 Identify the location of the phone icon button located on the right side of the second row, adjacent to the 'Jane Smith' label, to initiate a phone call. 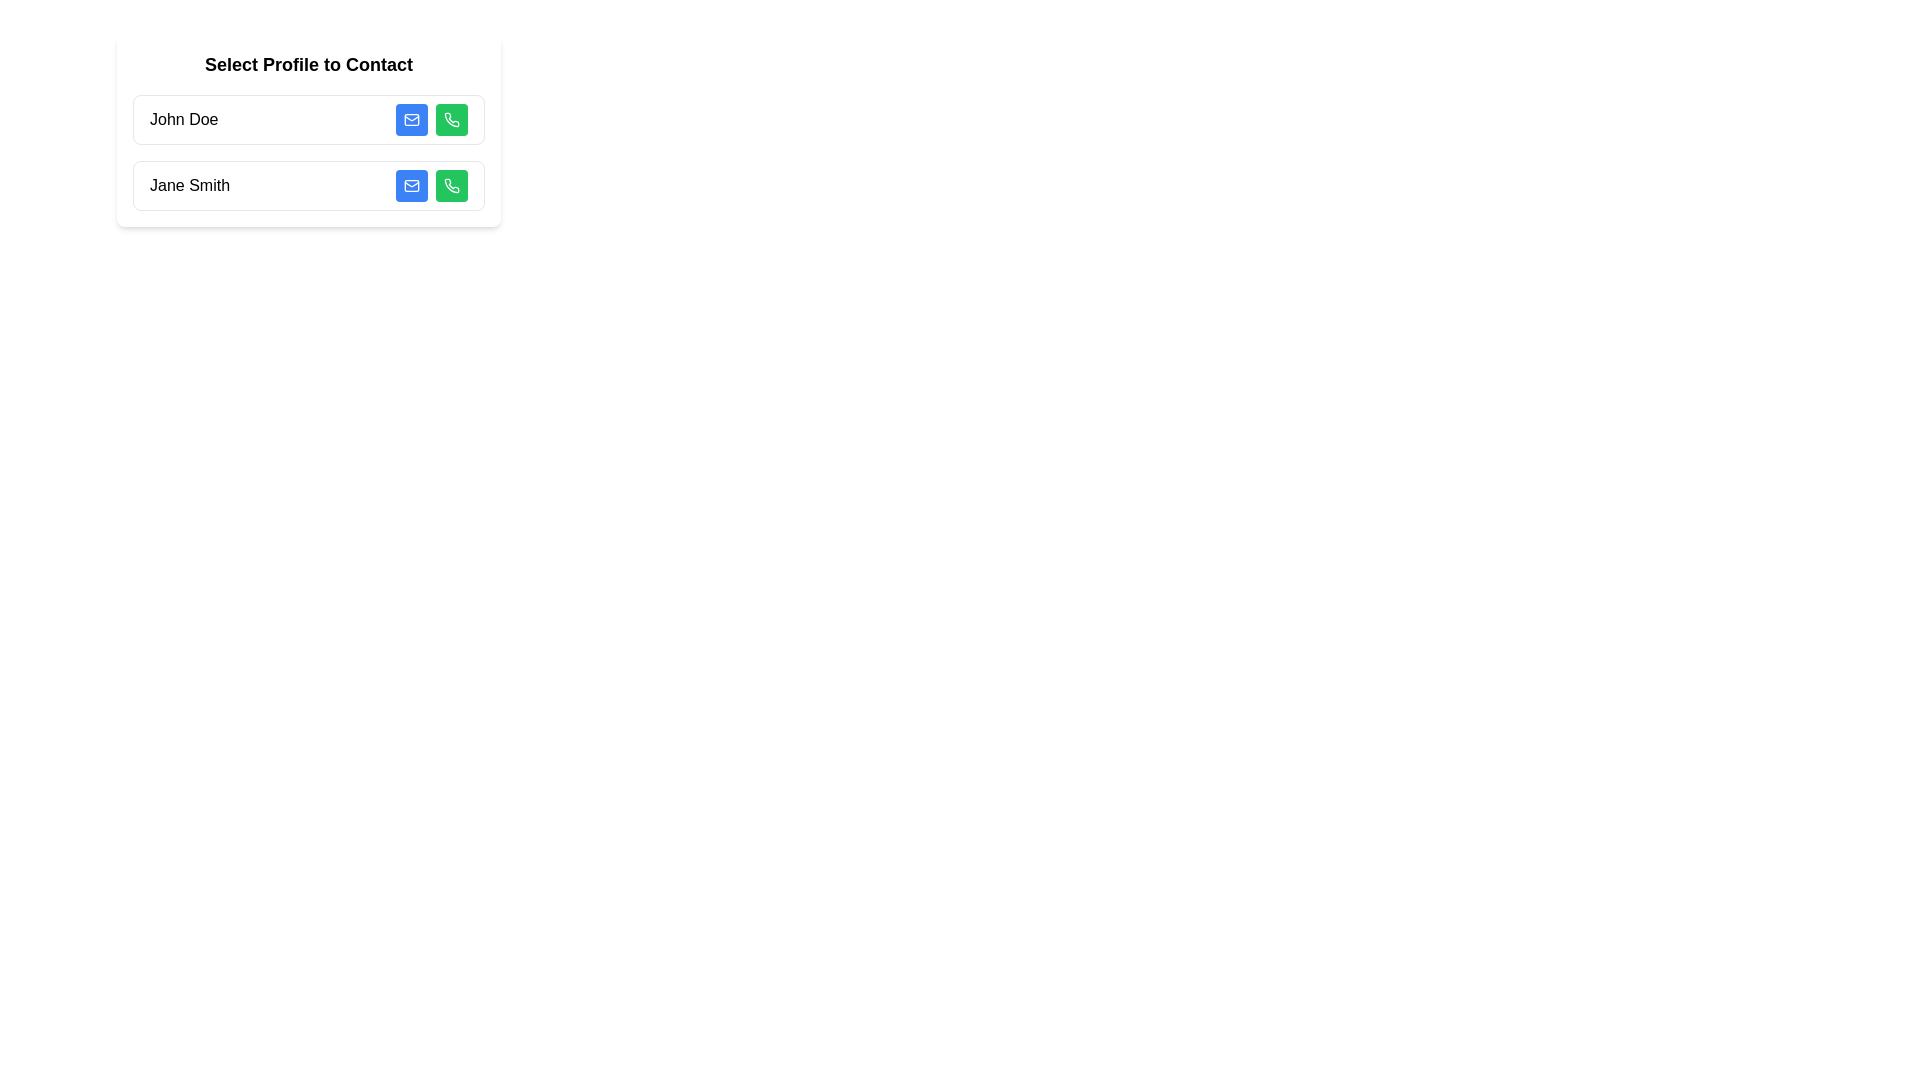
(450, 119).